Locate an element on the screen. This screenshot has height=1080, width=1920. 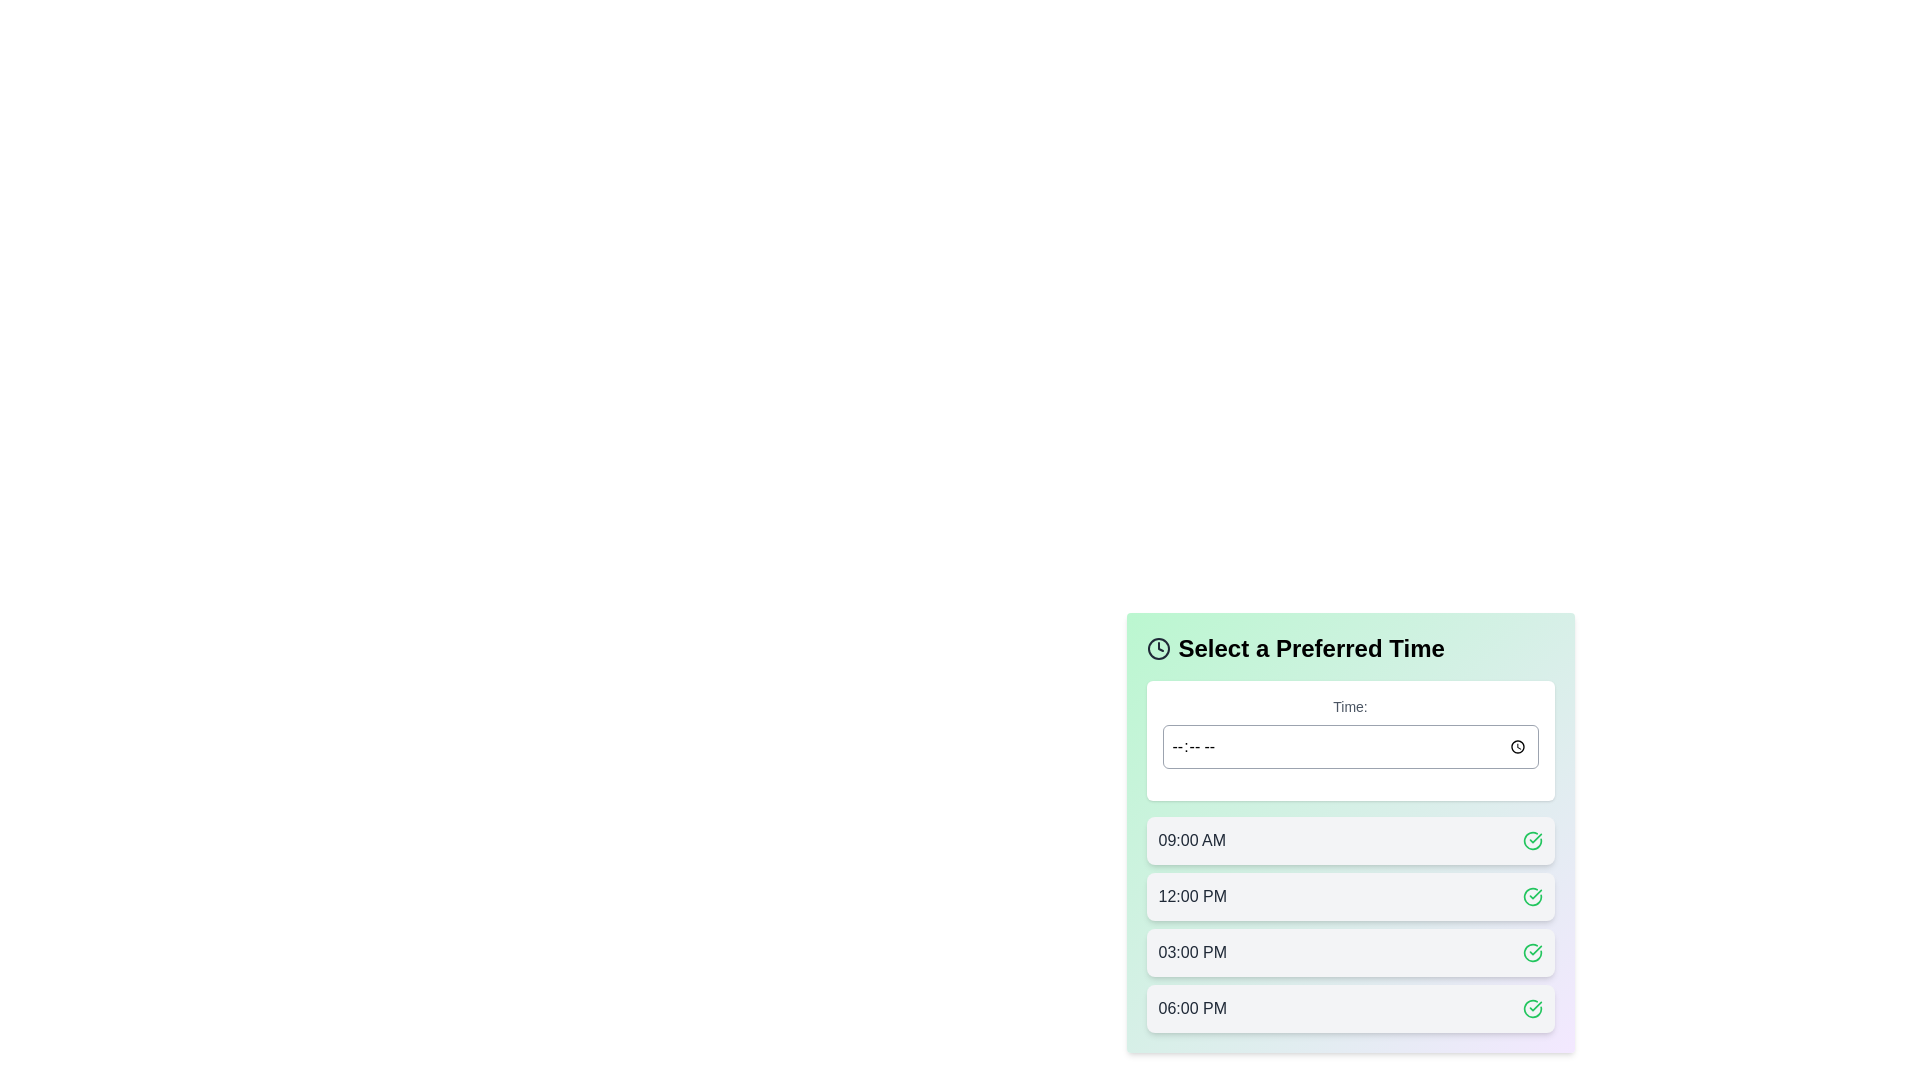
the green circular icon with a checked mark located to the right of the '12:00 PM' row is located at coordinates (1531, 896).